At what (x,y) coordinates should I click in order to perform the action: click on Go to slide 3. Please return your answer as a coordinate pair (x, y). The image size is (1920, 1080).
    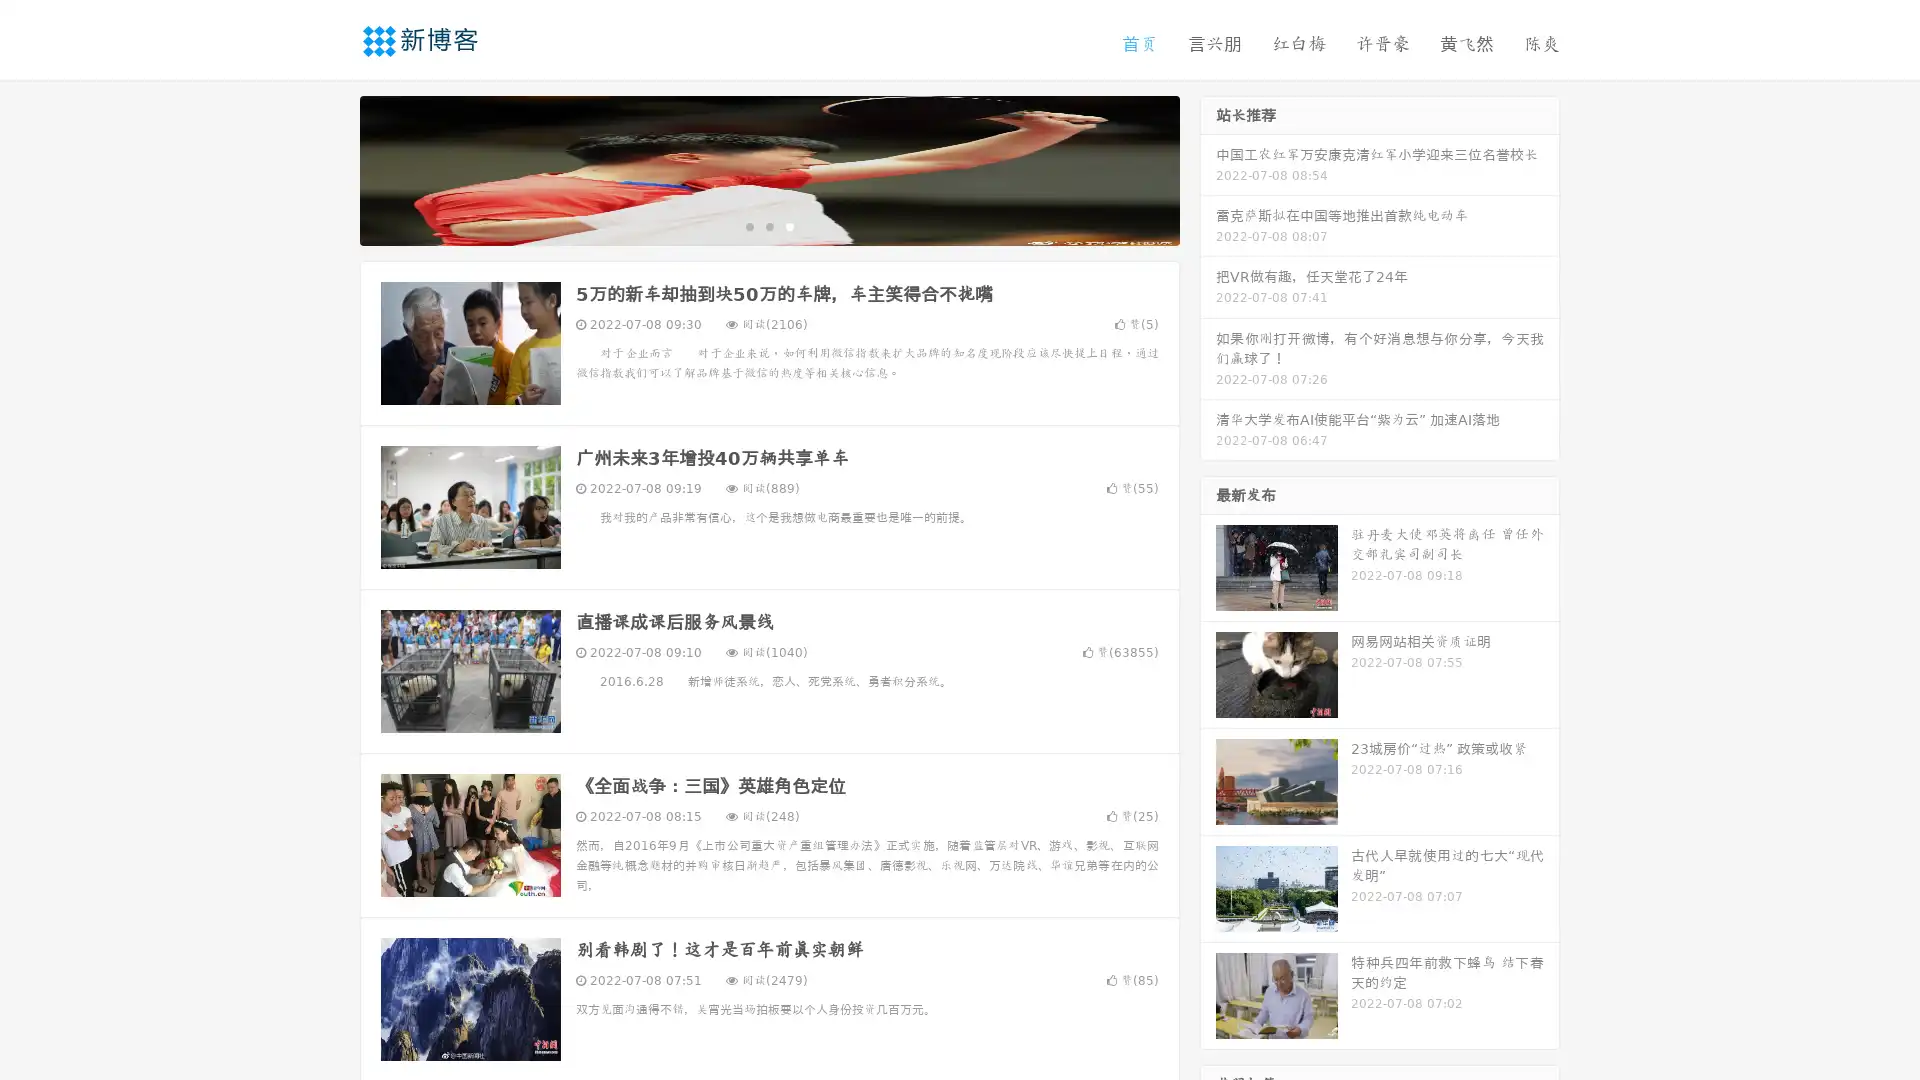
    Looking at the image, I should click on (789, 225).